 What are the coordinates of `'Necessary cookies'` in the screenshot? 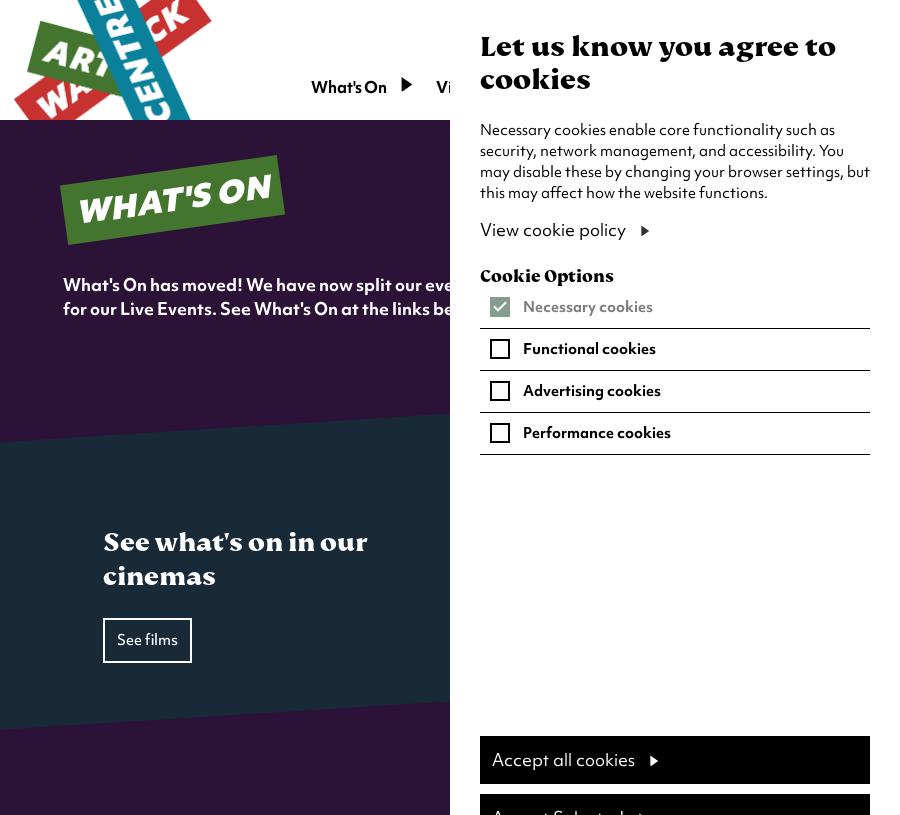 It's located at (587, 305).